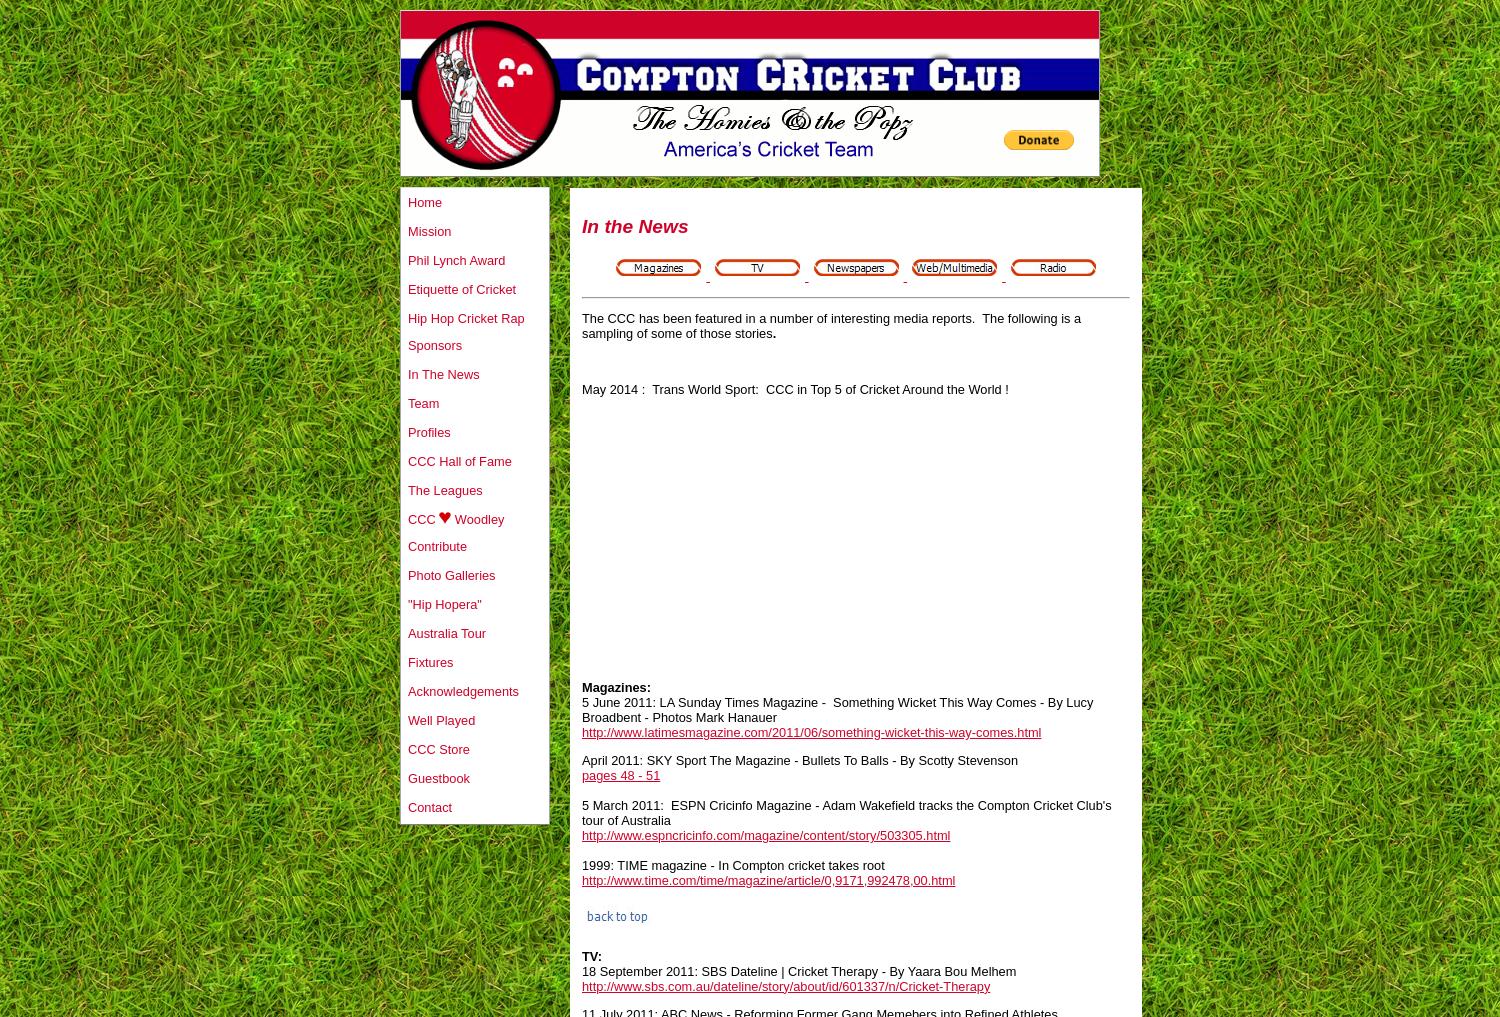 This screenshot has width=1500, height=1017. I want to click on 'Sponsors', so click(434, 344).